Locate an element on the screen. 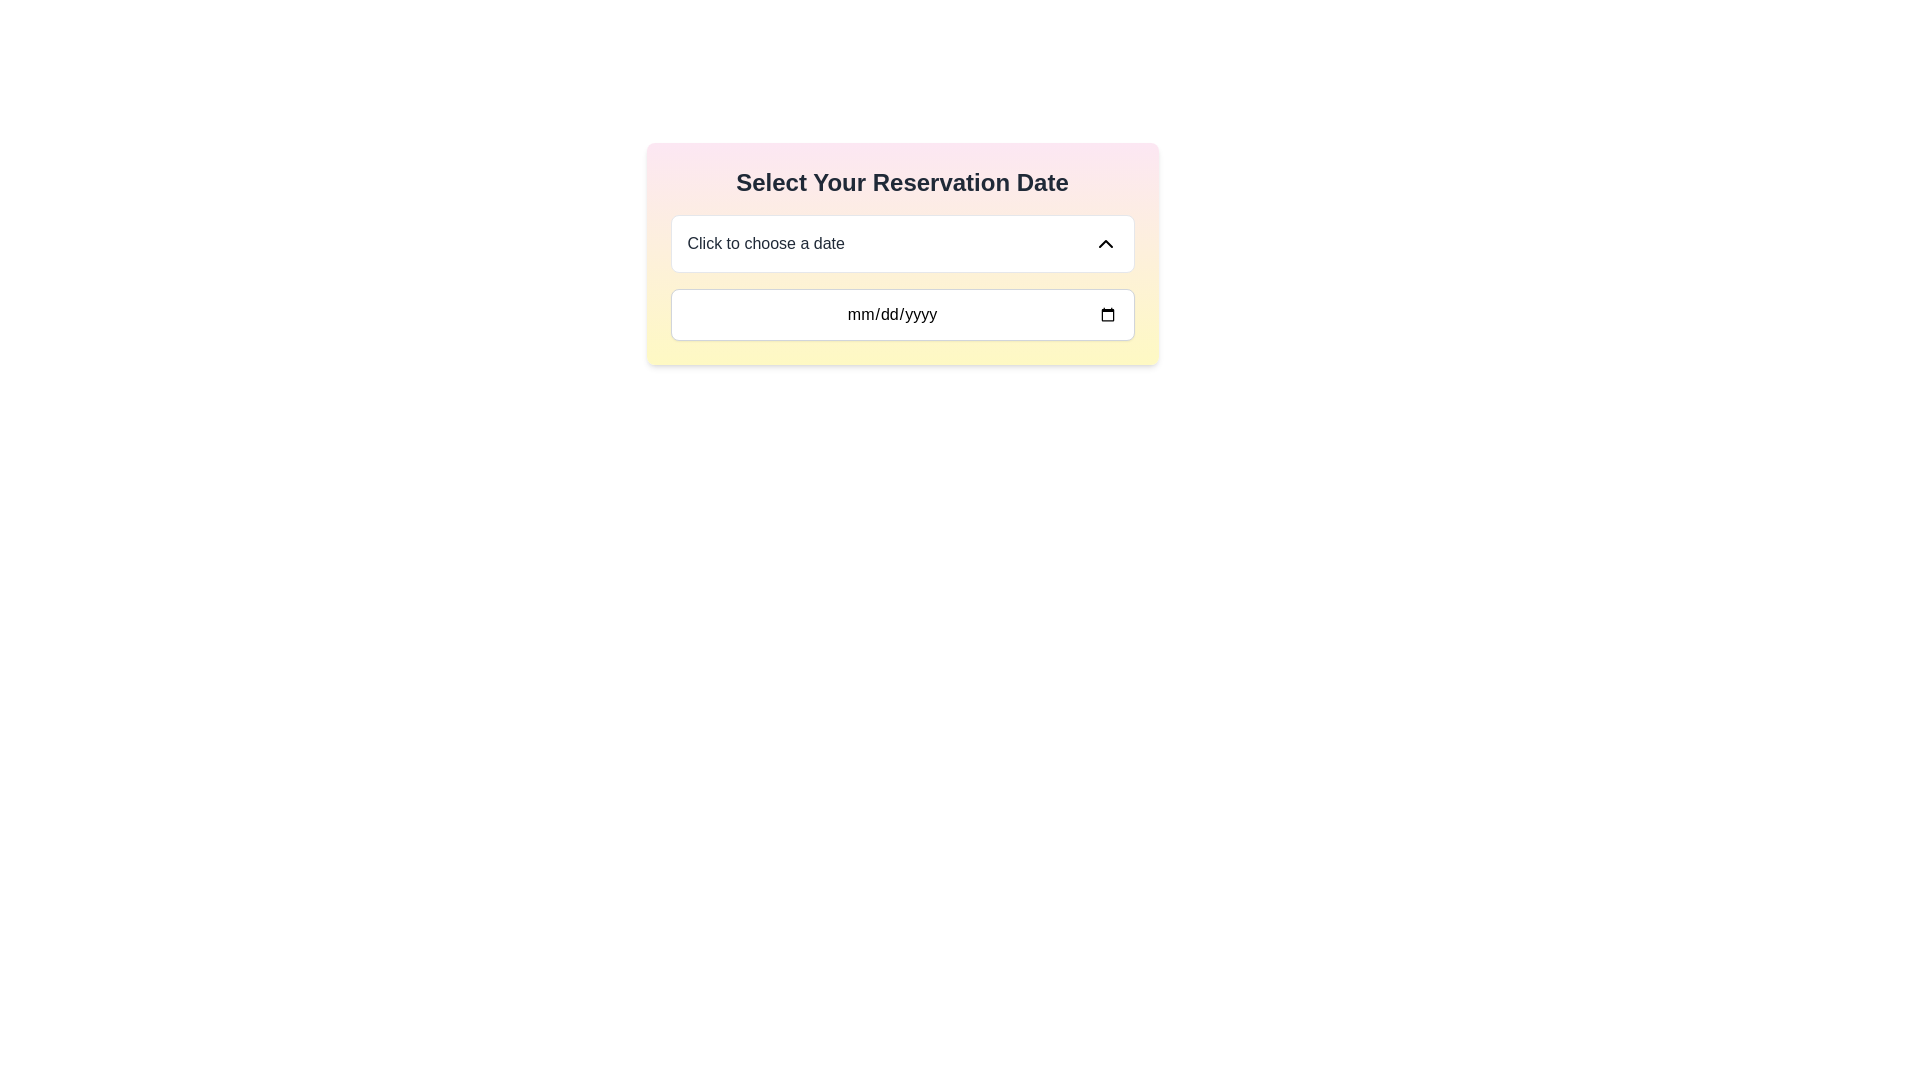  the heading element that provides context for selecting a reservation date, located at the top of the card component is located at coordinates (901, 182).